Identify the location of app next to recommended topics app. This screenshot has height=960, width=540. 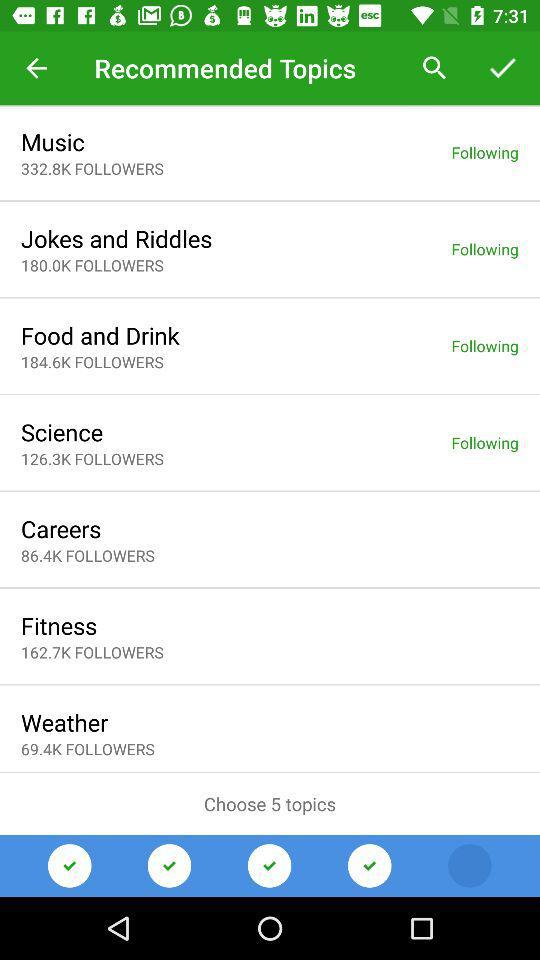
(36, 68).